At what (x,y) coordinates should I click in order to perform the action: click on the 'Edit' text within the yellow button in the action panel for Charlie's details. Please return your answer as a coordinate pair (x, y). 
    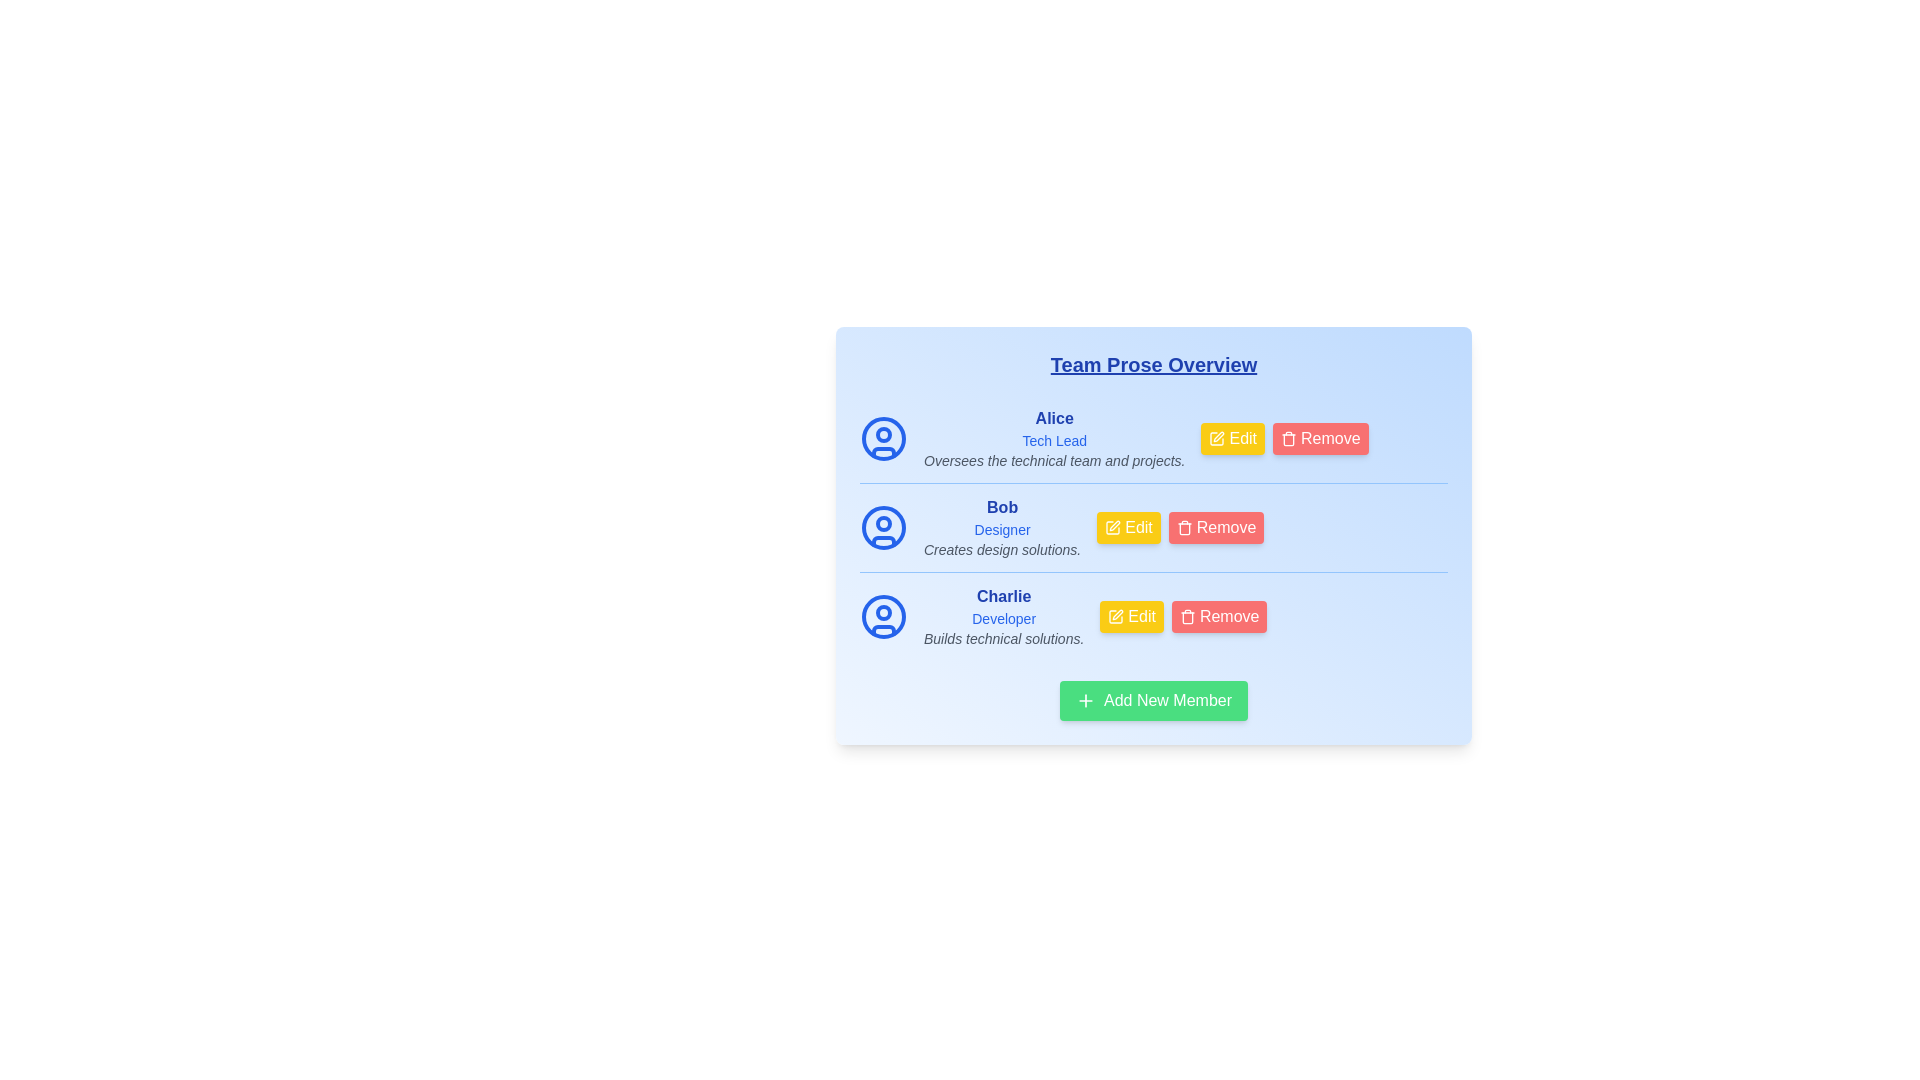
    Looking at the image, I should click on (1140, 616).